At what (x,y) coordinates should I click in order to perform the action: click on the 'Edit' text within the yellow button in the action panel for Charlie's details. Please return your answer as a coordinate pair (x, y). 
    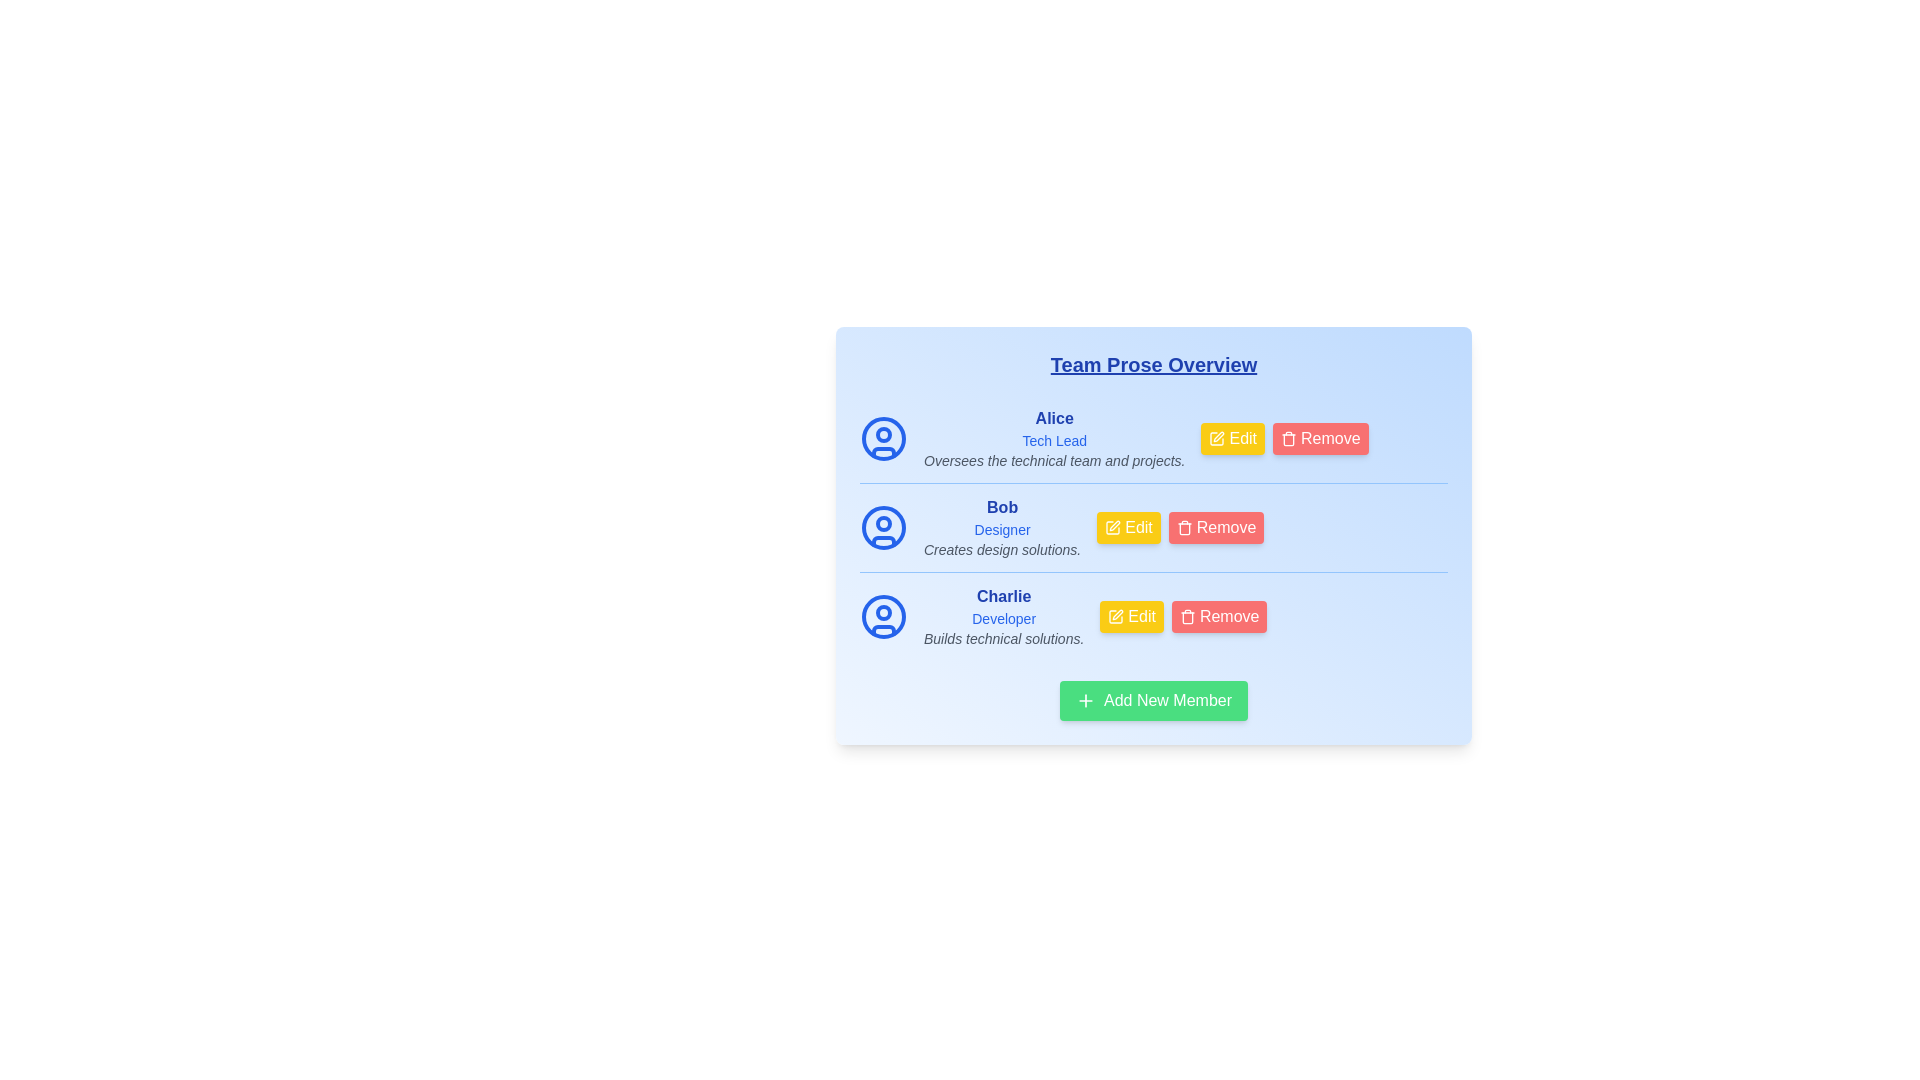
    Looking at the image, I should click on (1140, 616).